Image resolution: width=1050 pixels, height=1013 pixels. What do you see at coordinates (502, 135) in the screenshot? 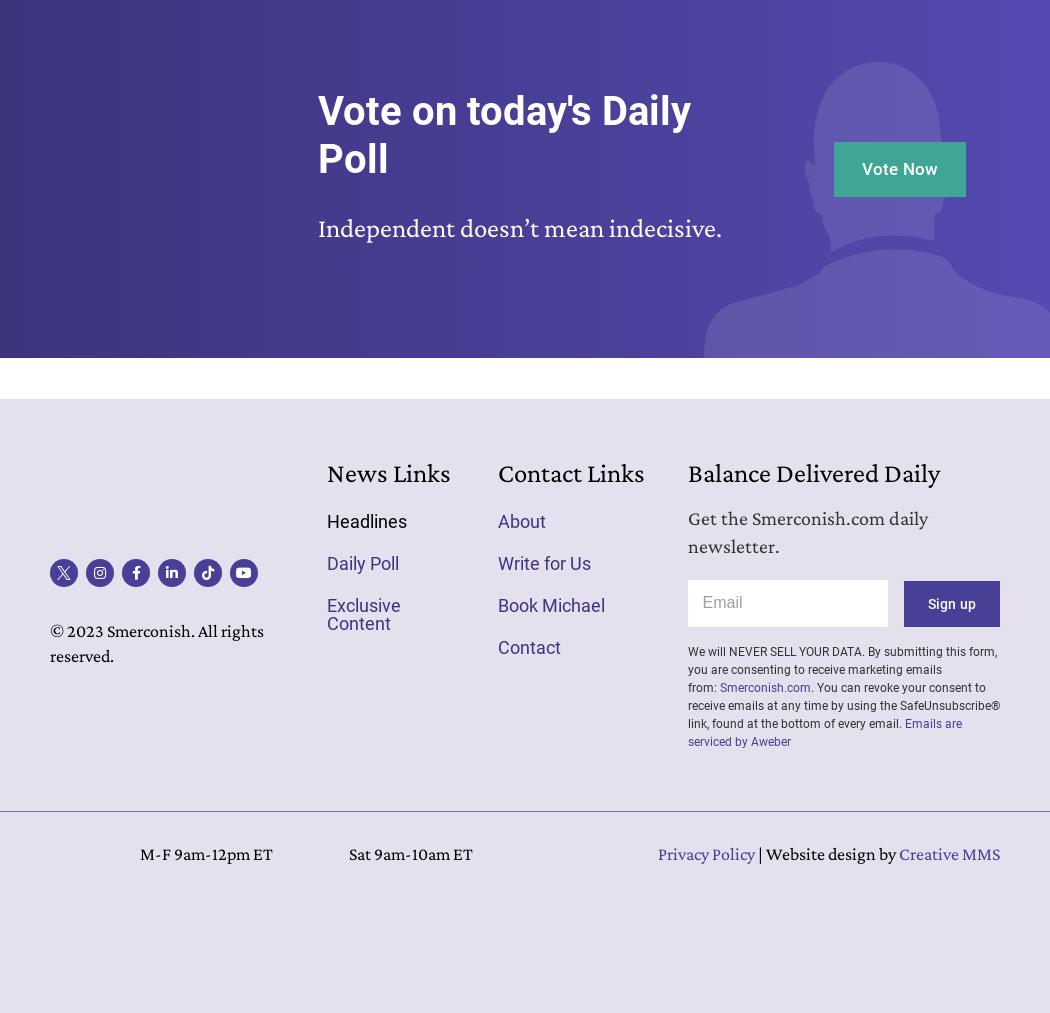
I see `'Vote on today's Daily Poll'` at bounding box center [502, 135].